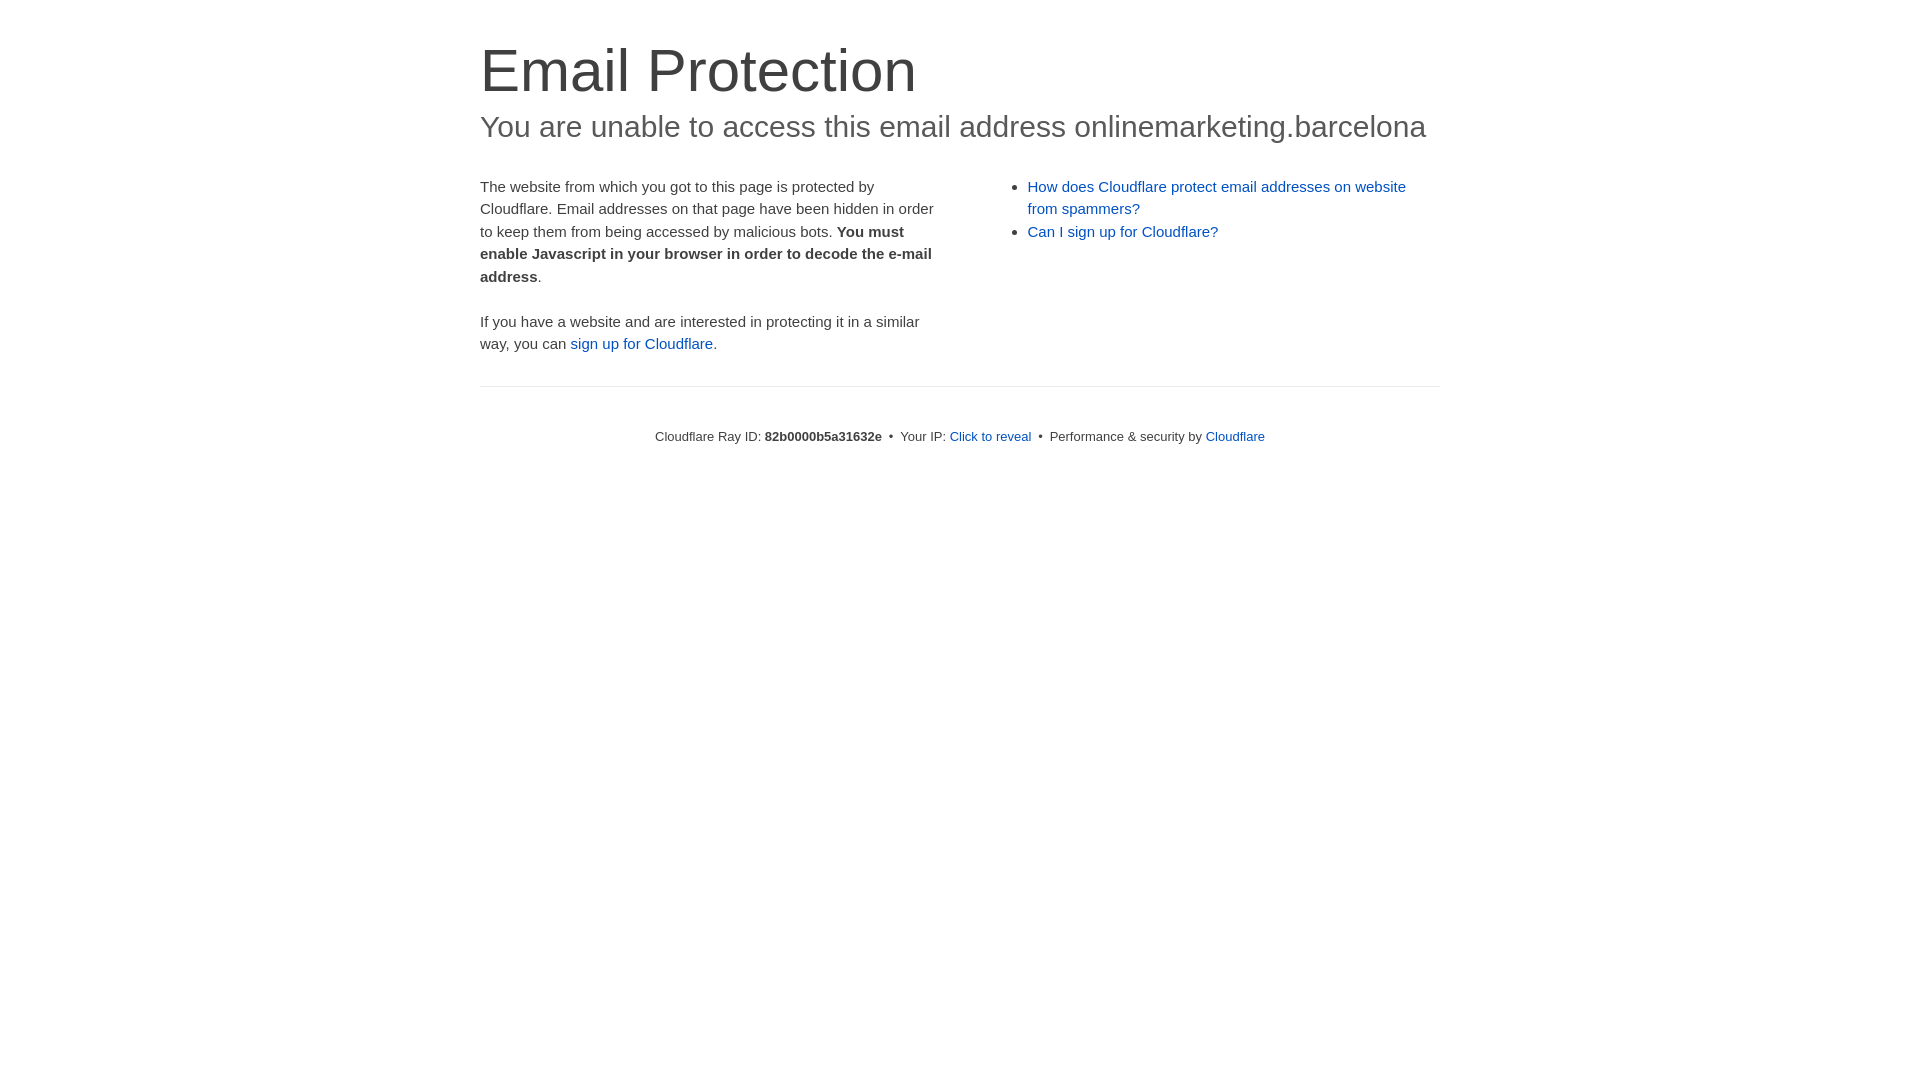  What do you see at coordinates (1204, 435) in the screenshot?
I see `'Cloudflare'` at bounding box center [1204, 435].